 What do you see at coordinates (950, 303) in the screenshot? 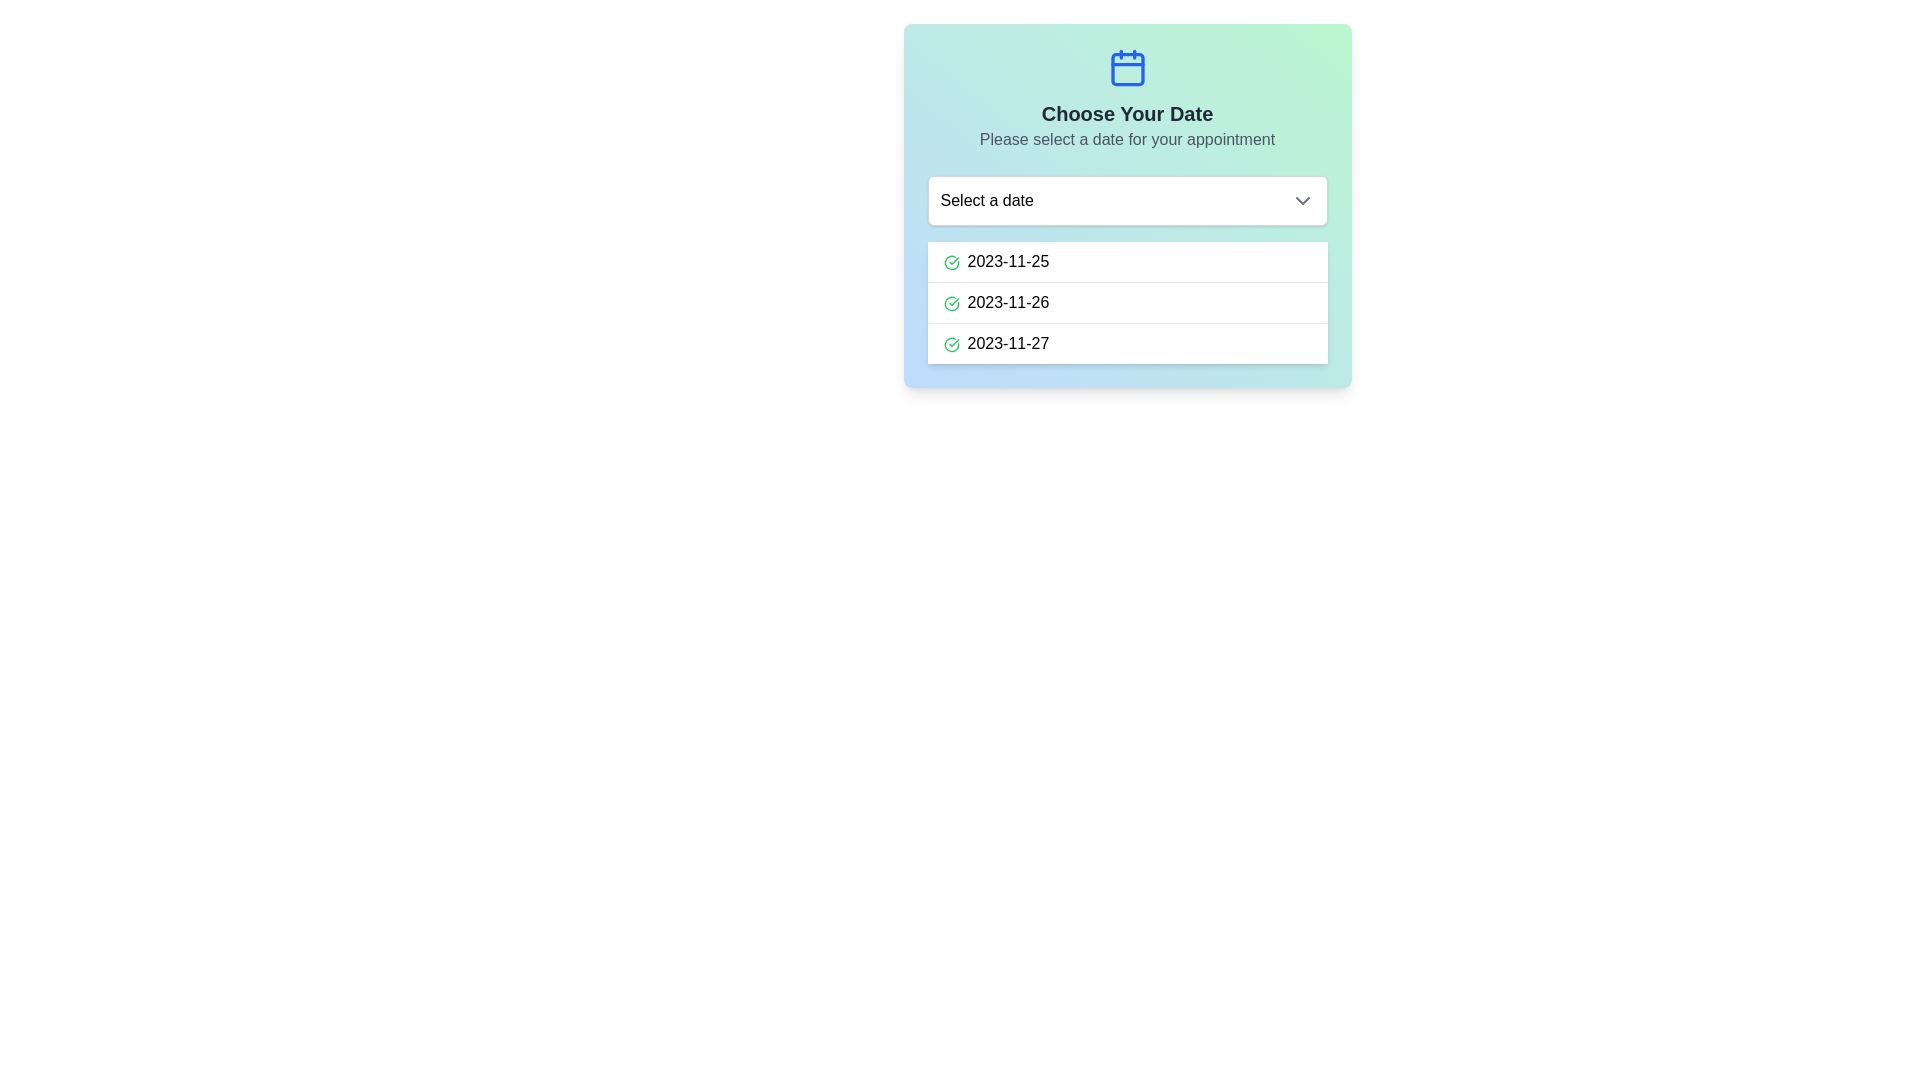
I see `the Status Icon located to the left of the date '2023-11-26' in the selectable list of dates` at bounding box center [950, 303].